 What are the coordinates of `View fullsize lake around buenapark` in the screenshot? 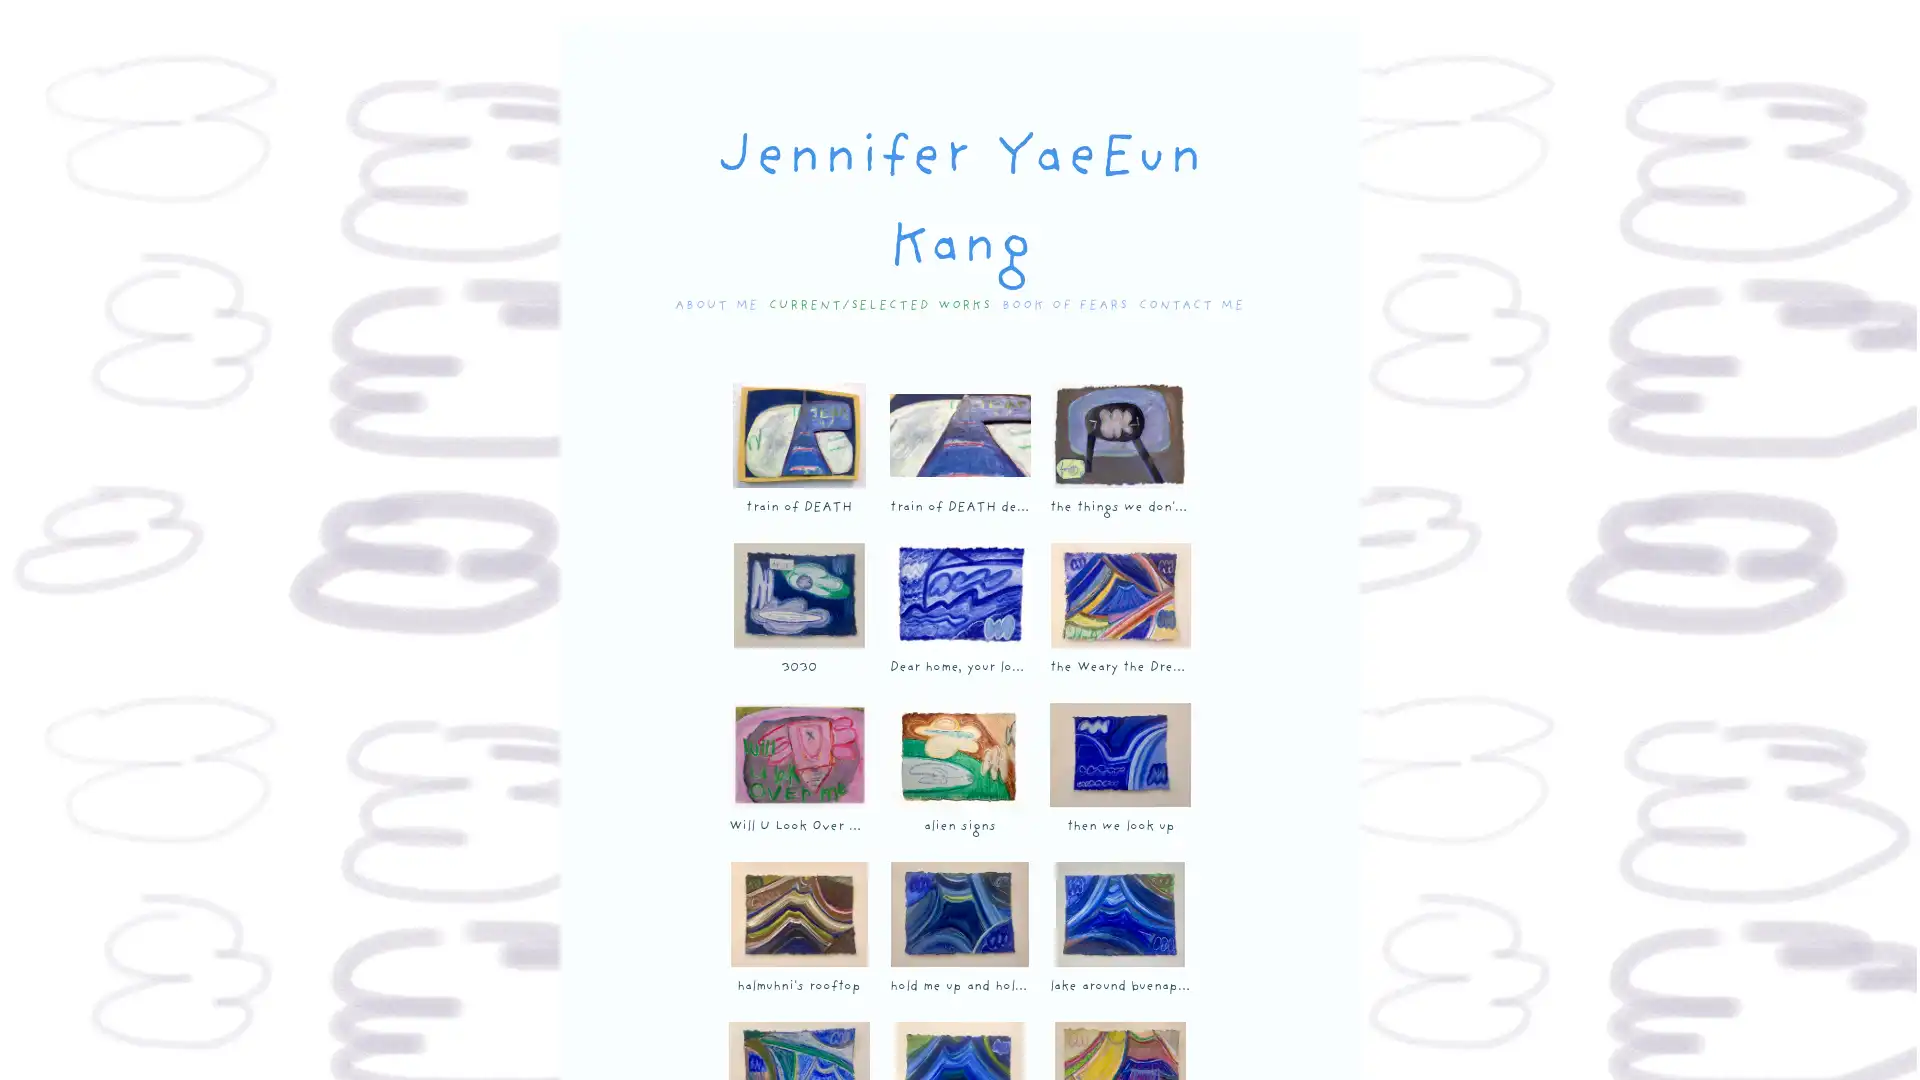 It's located at (1118, 914).